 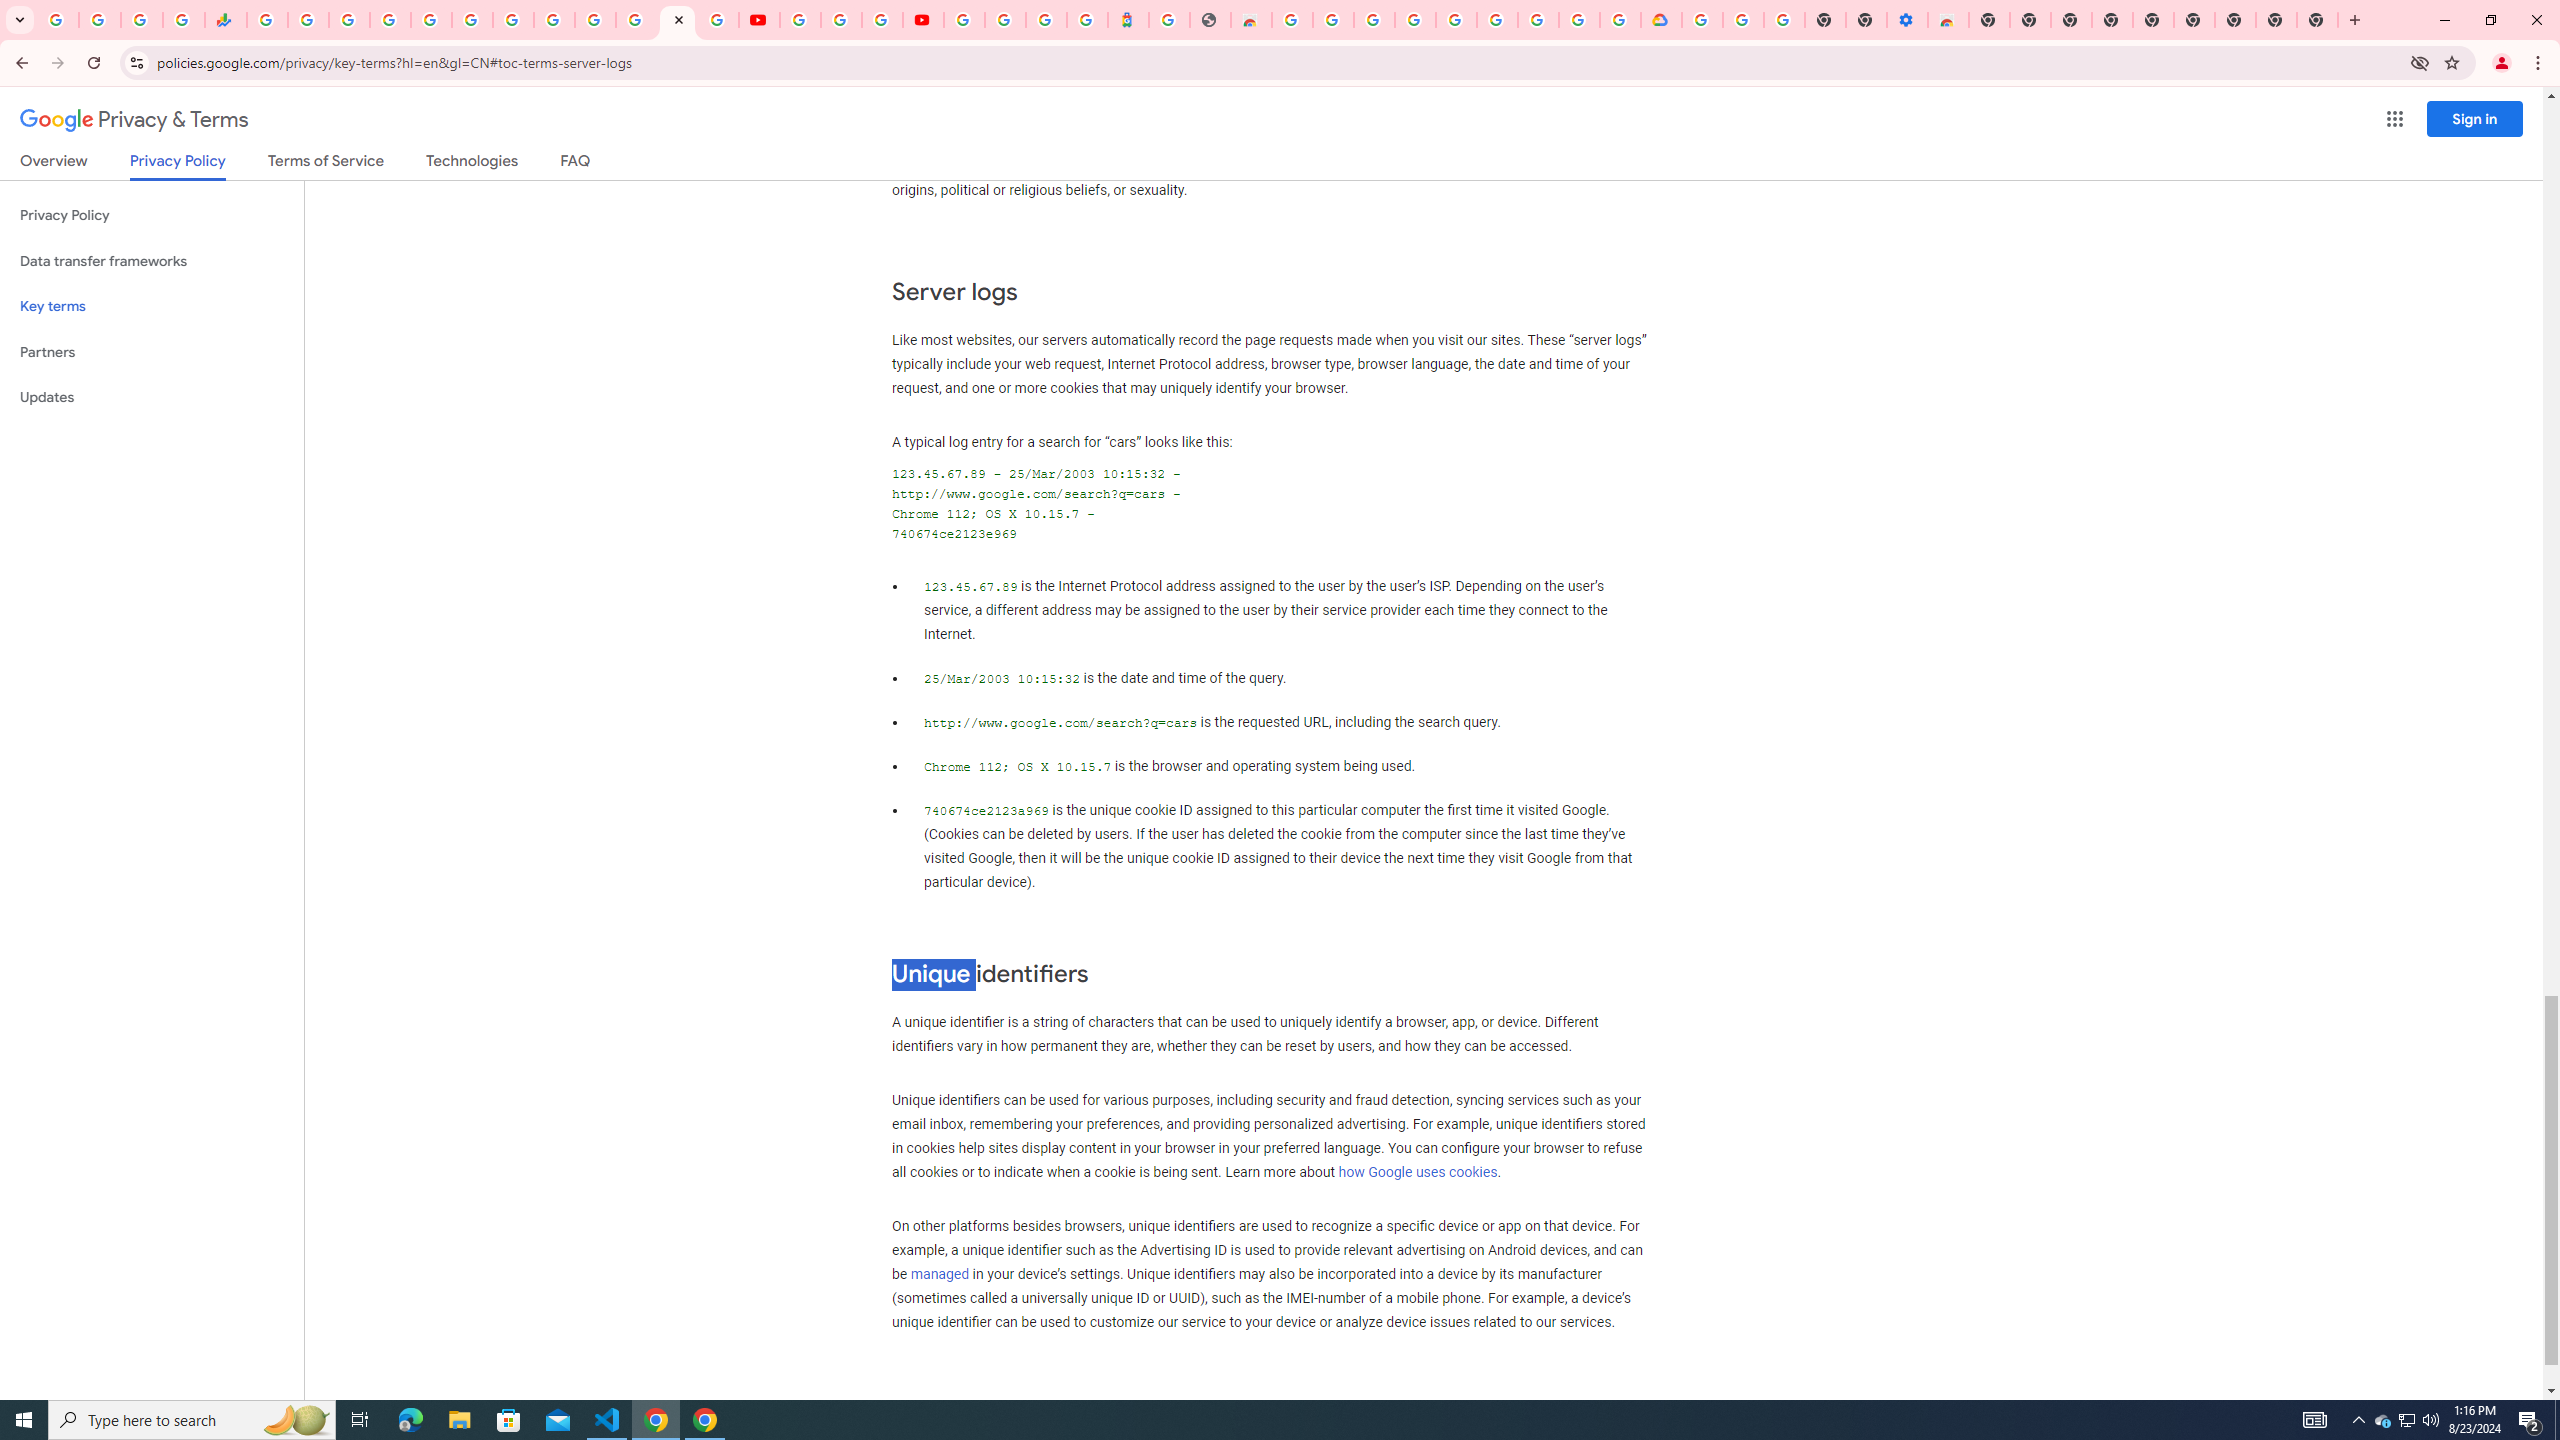 What do you see at coordinates (938, 1272) in the screenshot?
I see `'managed'` at bounding box center [938, 1272].